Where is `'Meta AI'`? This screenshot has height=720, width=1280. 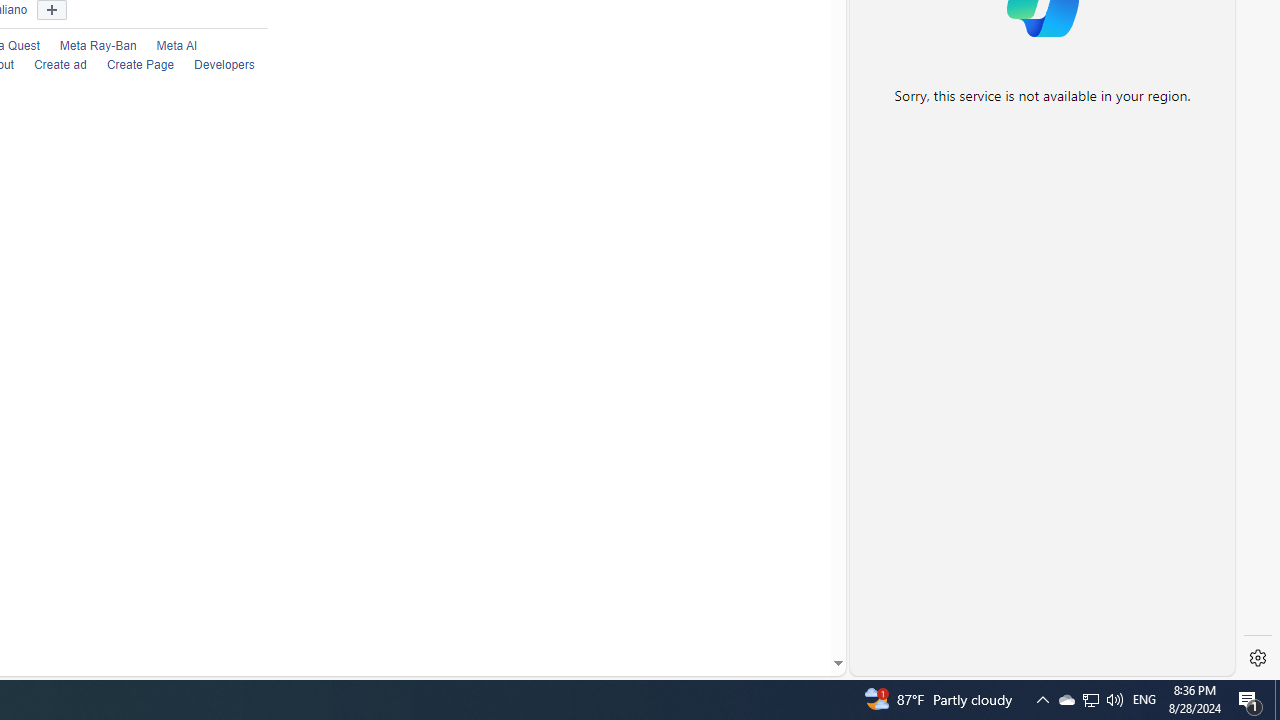 'Meta AI' is located at coordinates (167, 45).